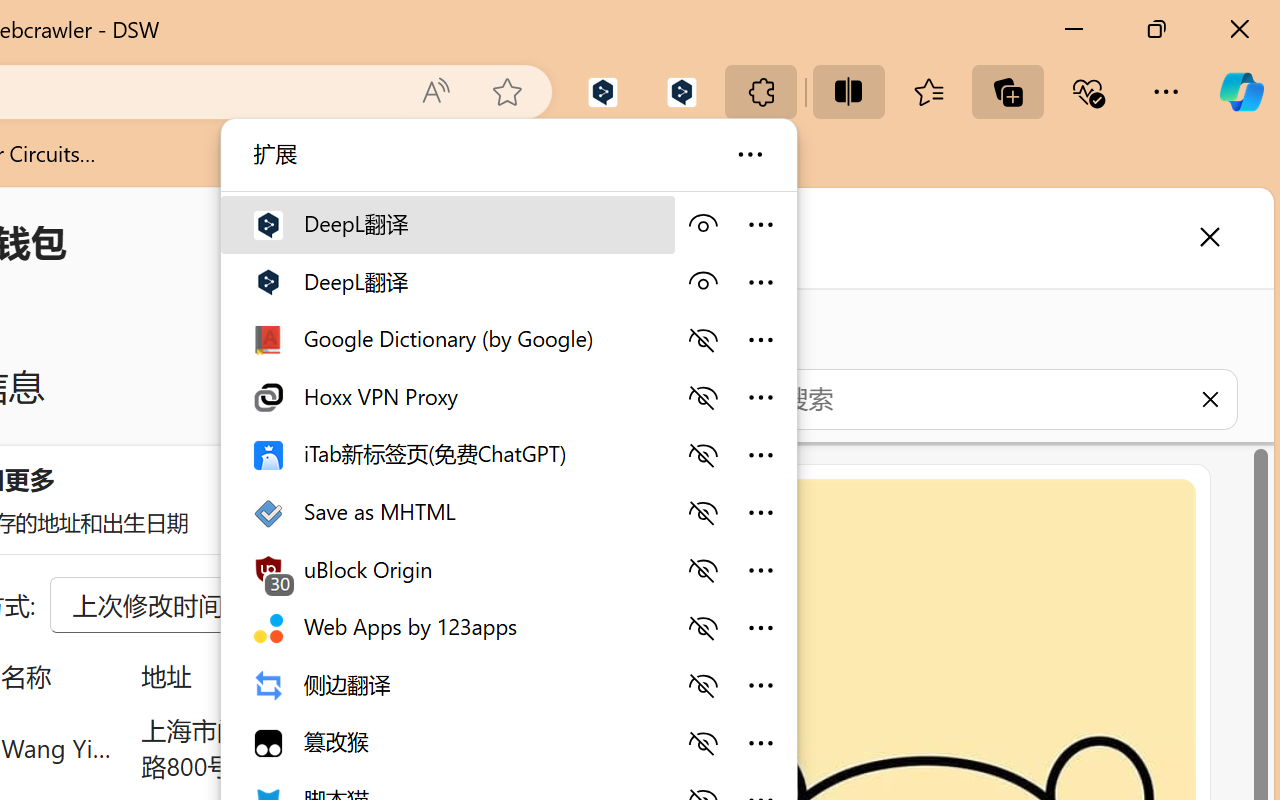  I want to click on 'Hoxx VPN Proxy', so click(445, 395).